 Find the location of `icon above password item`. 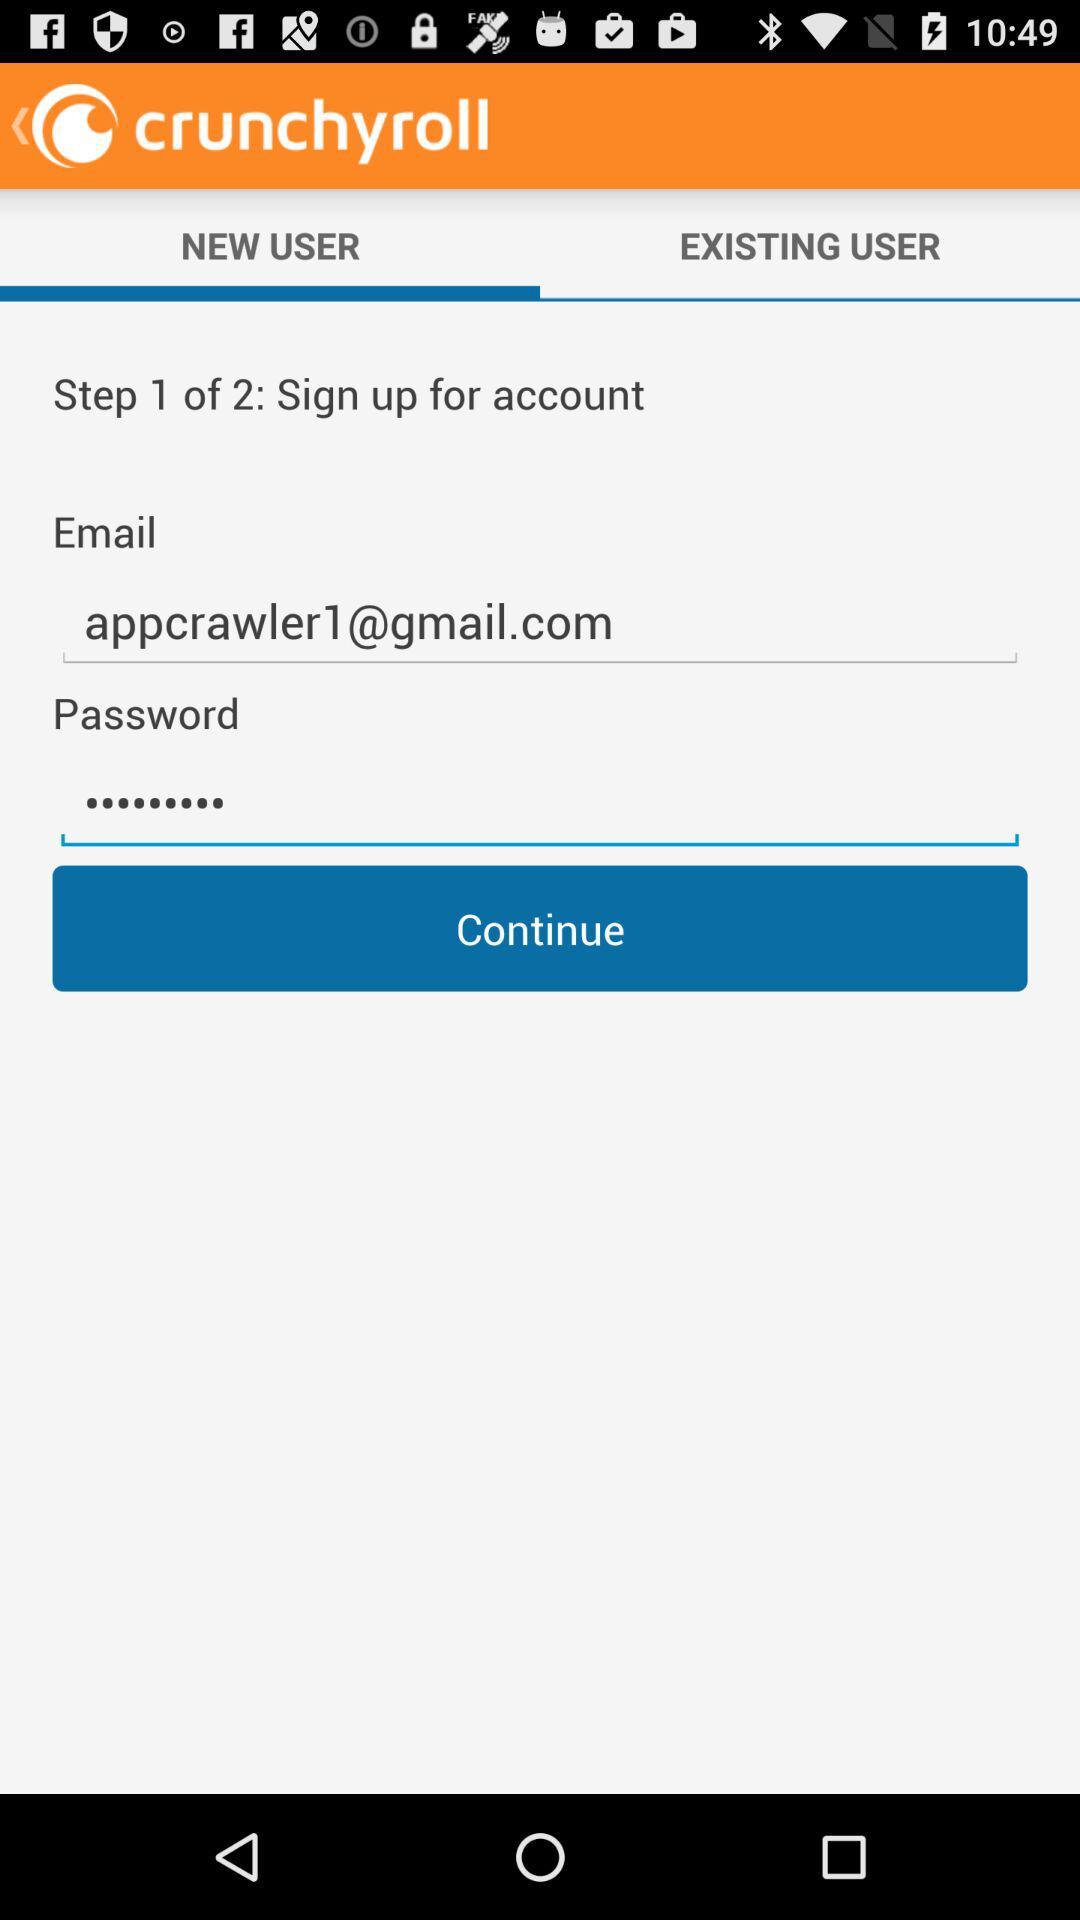

icon above password item is located at coordinates (540, 620).